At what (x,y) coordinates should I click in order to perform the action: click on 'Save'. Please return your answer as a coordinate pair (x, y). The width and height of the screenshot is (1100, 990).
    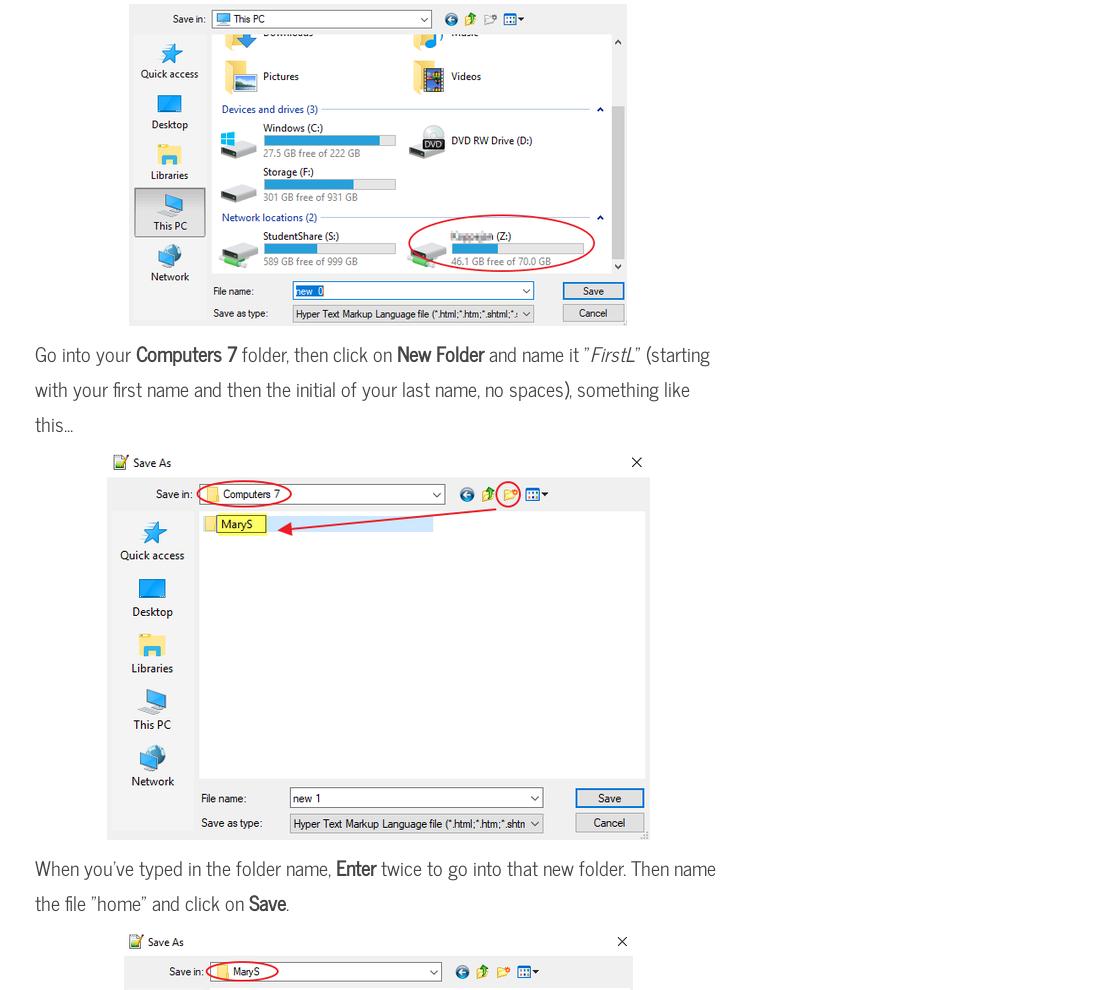
    Looking at the image, I should click on (267, 901).